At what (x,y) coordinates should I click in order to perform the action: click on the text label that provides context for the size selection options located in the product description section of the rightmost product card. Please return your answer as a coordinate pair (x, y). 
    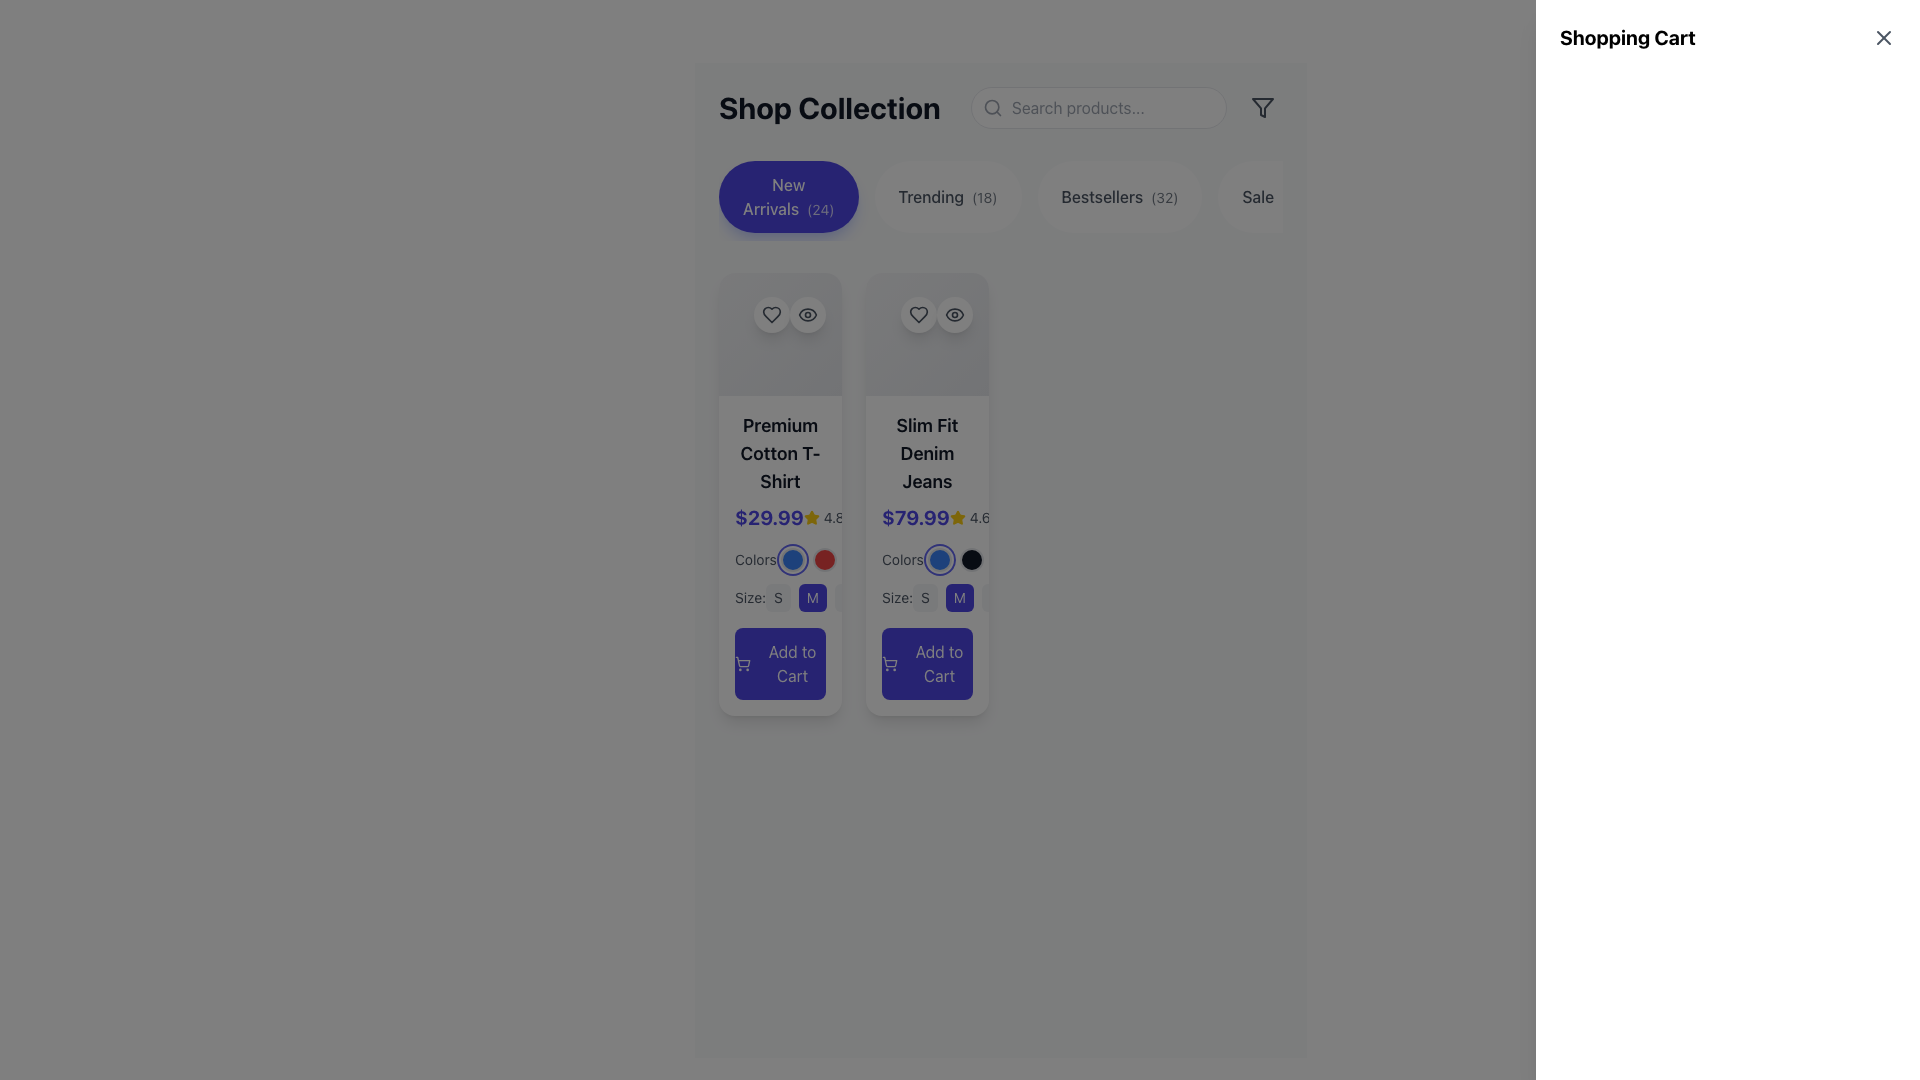
    Looking at the image, I should click on (749, 596).